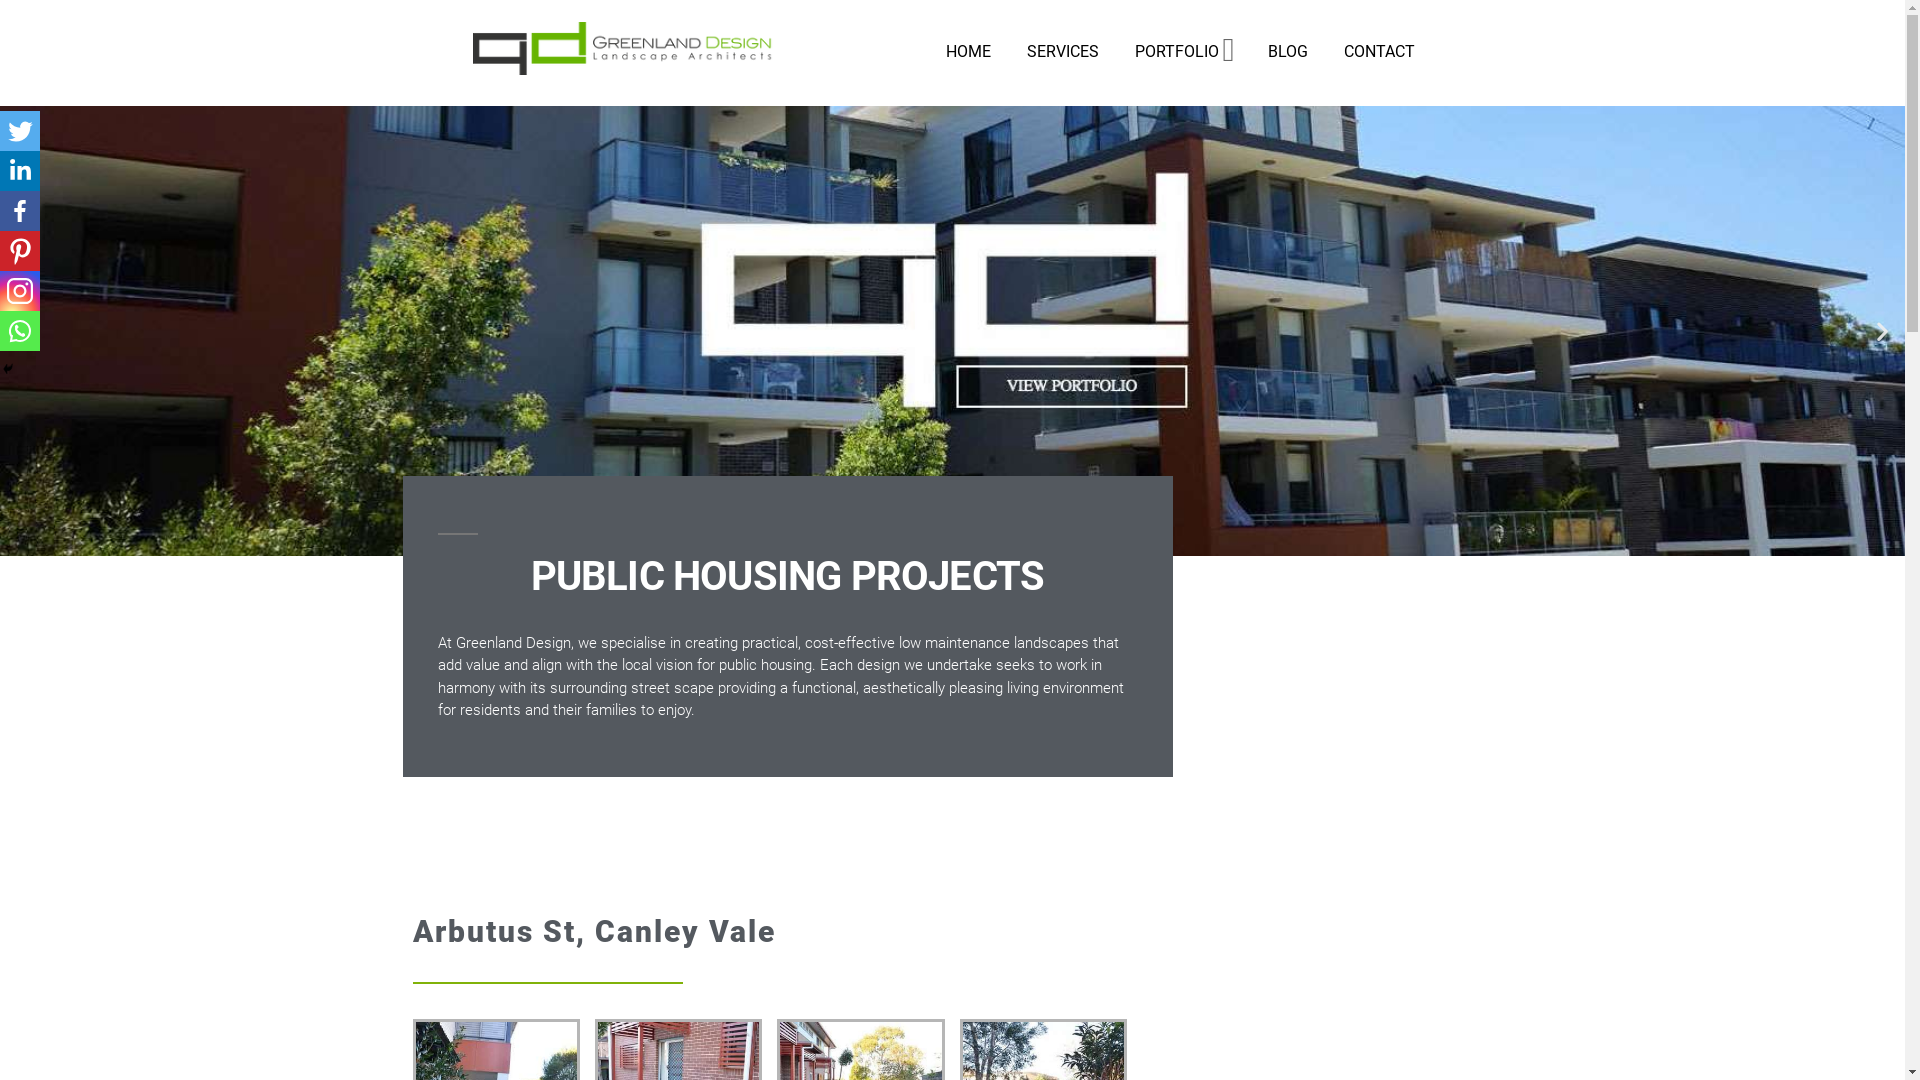 This screenshot has width=1920, height=1080. Describe the element at coordinates (1061, 51) in the screenshot. I see `'SERVICES'` at that location.